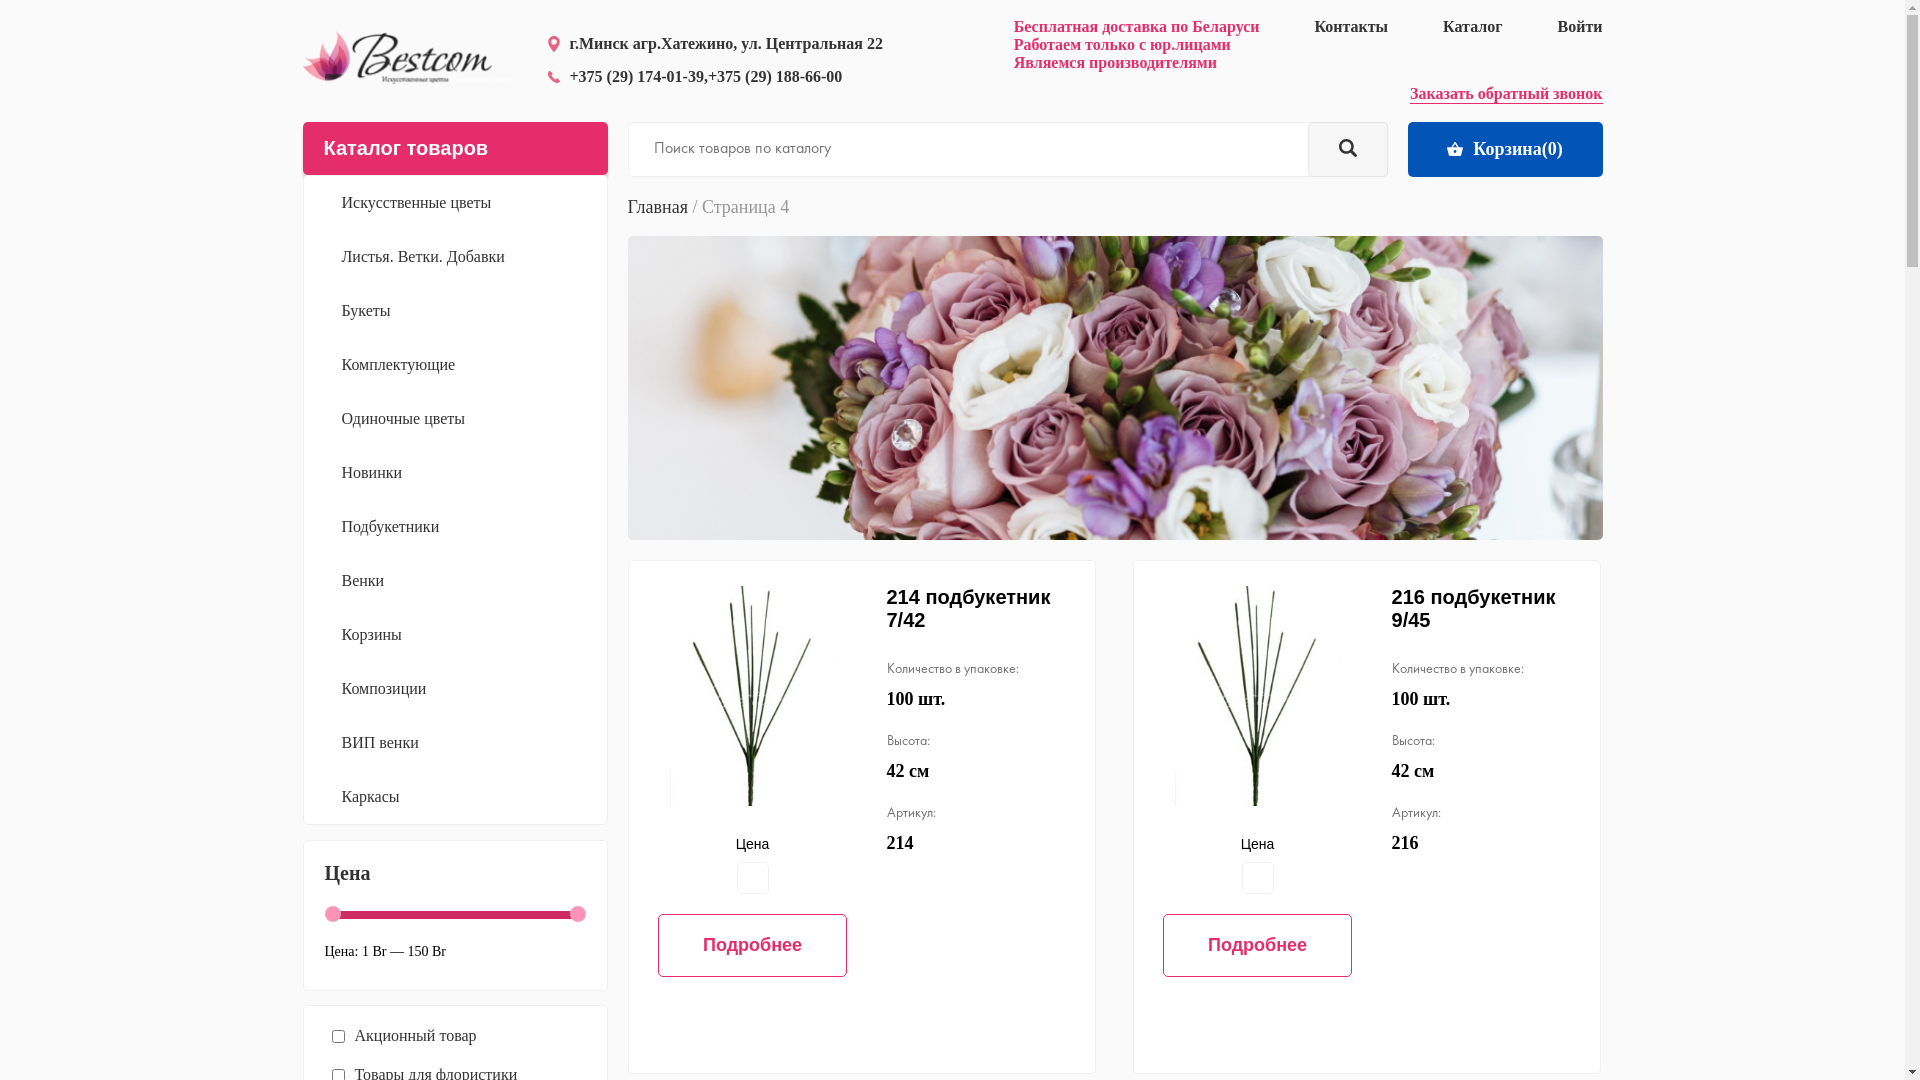 This screenshot has height=1080, width=1920. I want to click on '+375 (29) 174-01-39', so click(636, 76).